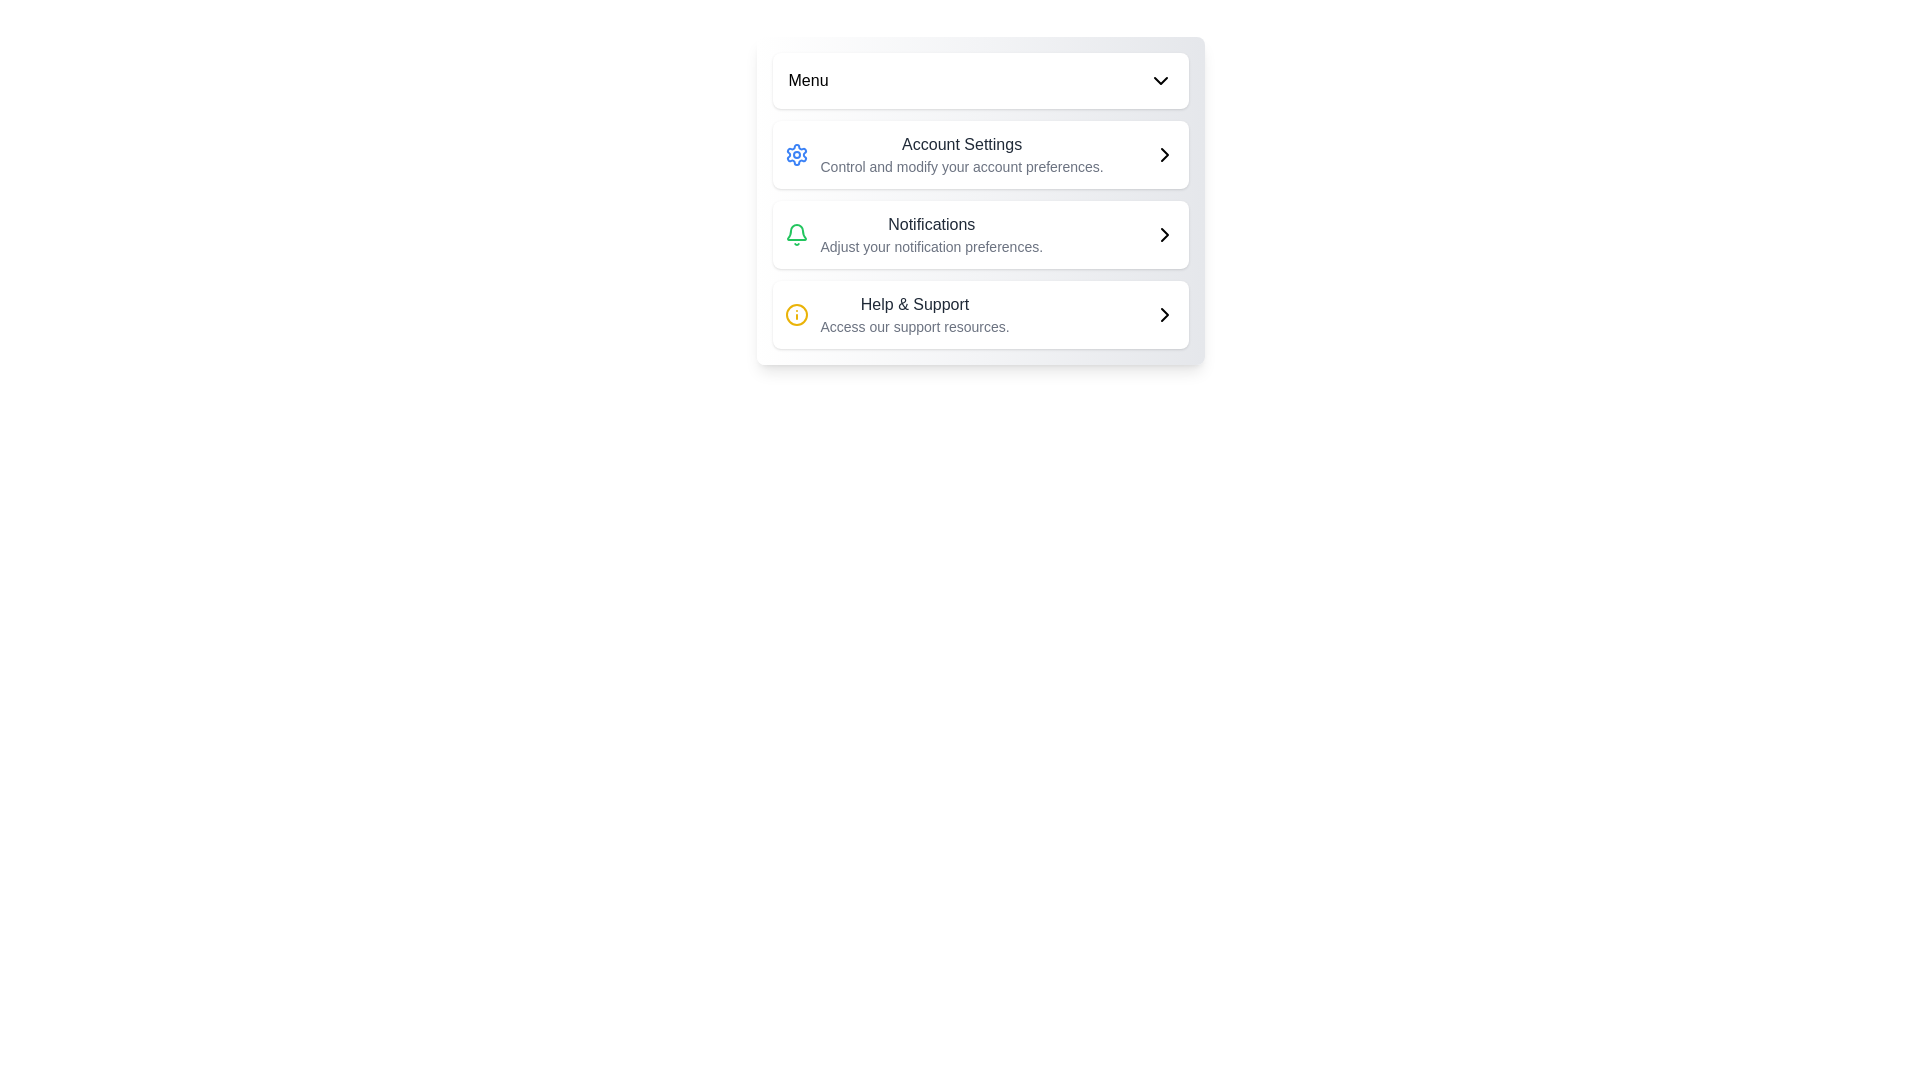 The height and width of the screenshot is (1080, 1920). What do you see at coordinates (980, 153) in the screenshot?
I see `the account settings button, which is the first item` at bounding box center [980, 153].